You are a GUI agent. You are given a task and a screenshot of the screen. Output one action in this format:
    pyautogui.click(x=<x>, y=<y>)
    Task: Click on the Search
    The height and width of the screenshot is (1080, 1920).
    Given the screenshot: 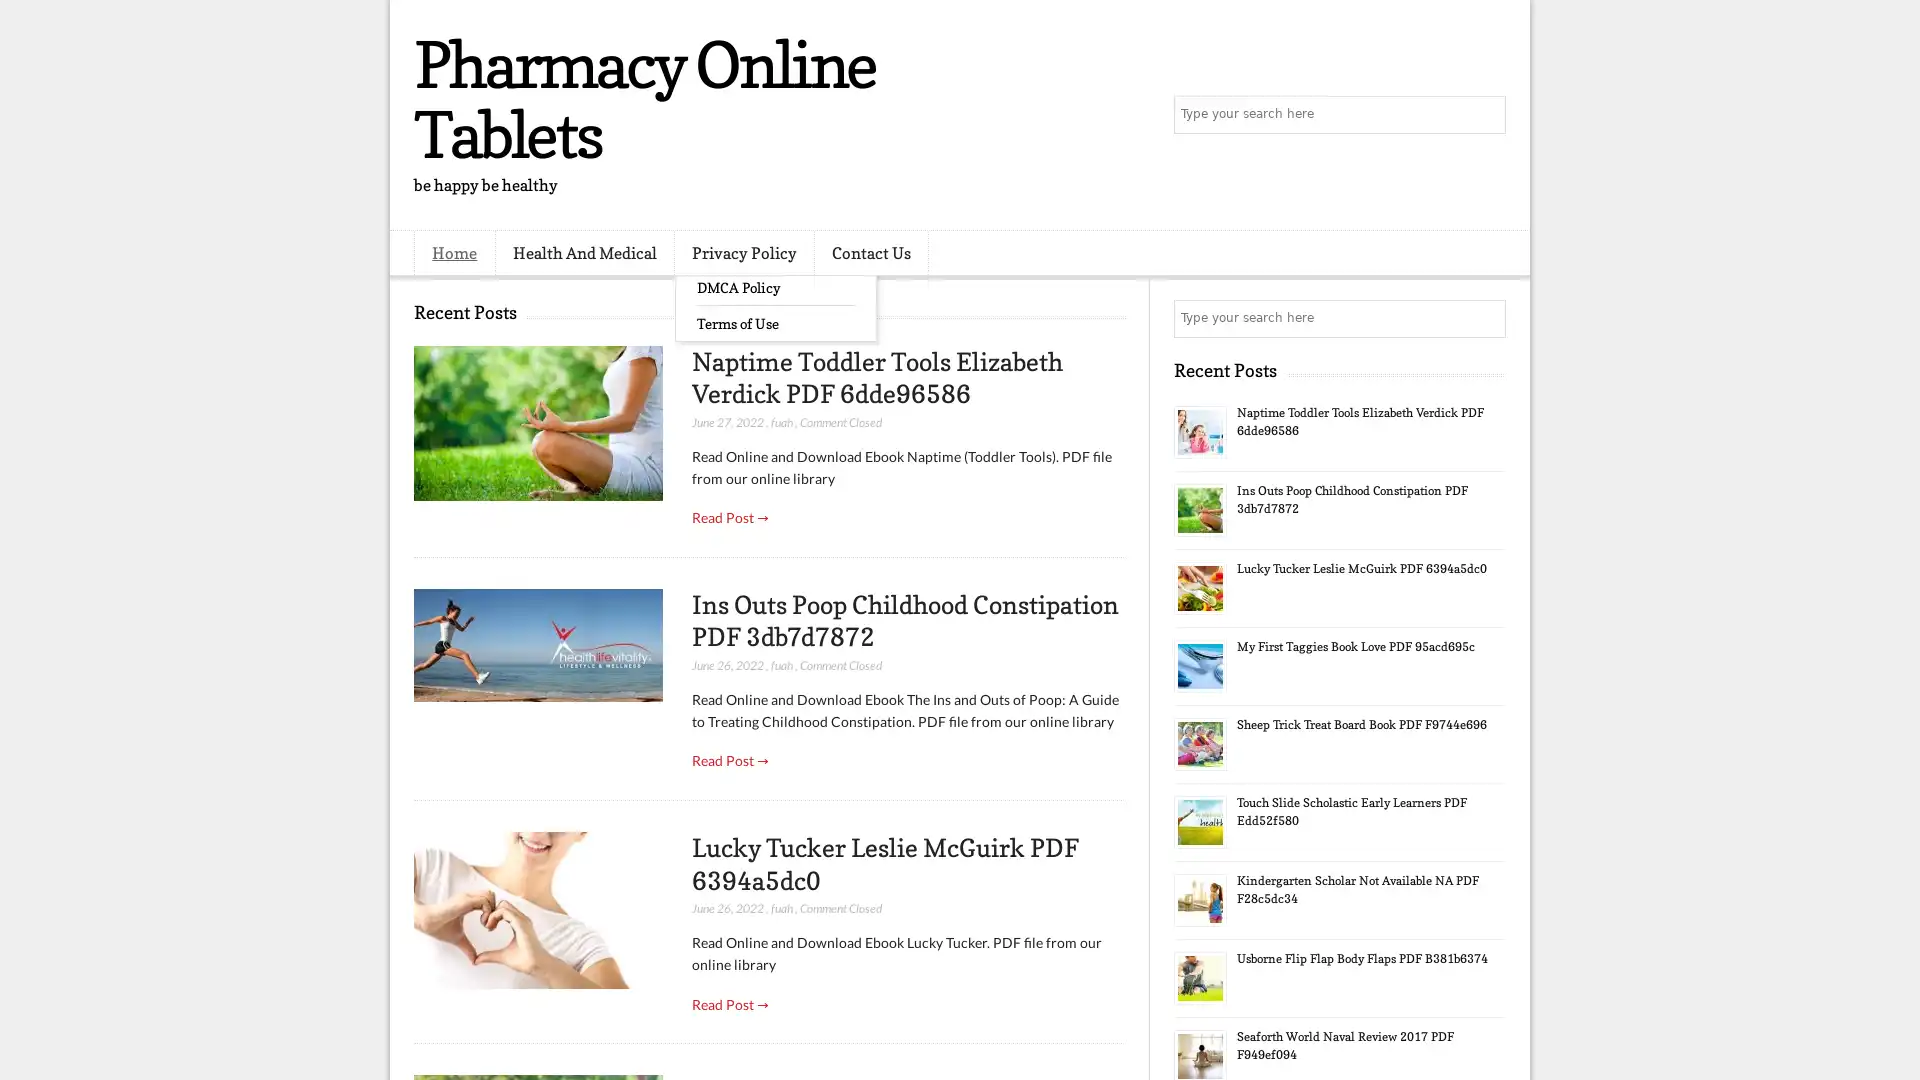 What is the action you would take?
    pyautogui.click(x=1485, y=115)
    